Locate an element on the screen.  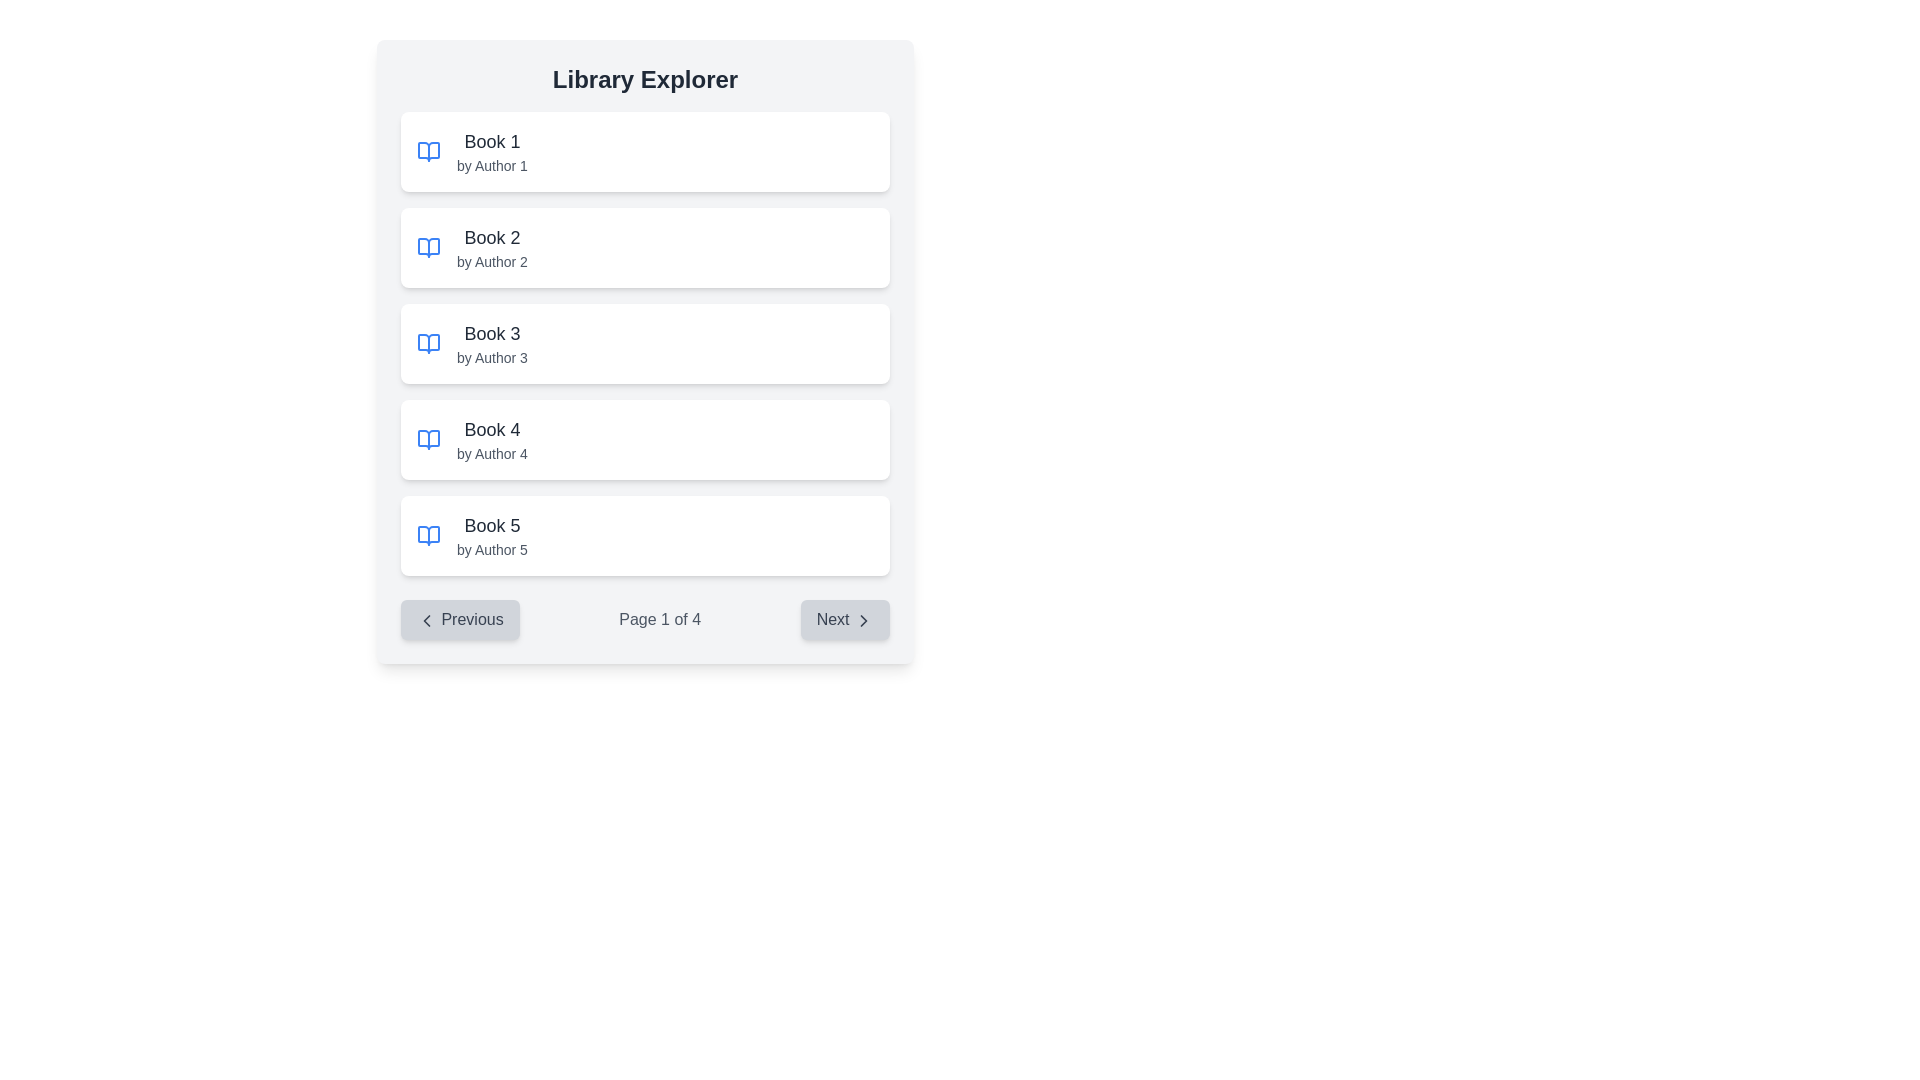
the Text element displaying the title and author of a book, which is the first item in a vertical list of book entries located near the top-center of the interface is located at coordinates (492, 150).